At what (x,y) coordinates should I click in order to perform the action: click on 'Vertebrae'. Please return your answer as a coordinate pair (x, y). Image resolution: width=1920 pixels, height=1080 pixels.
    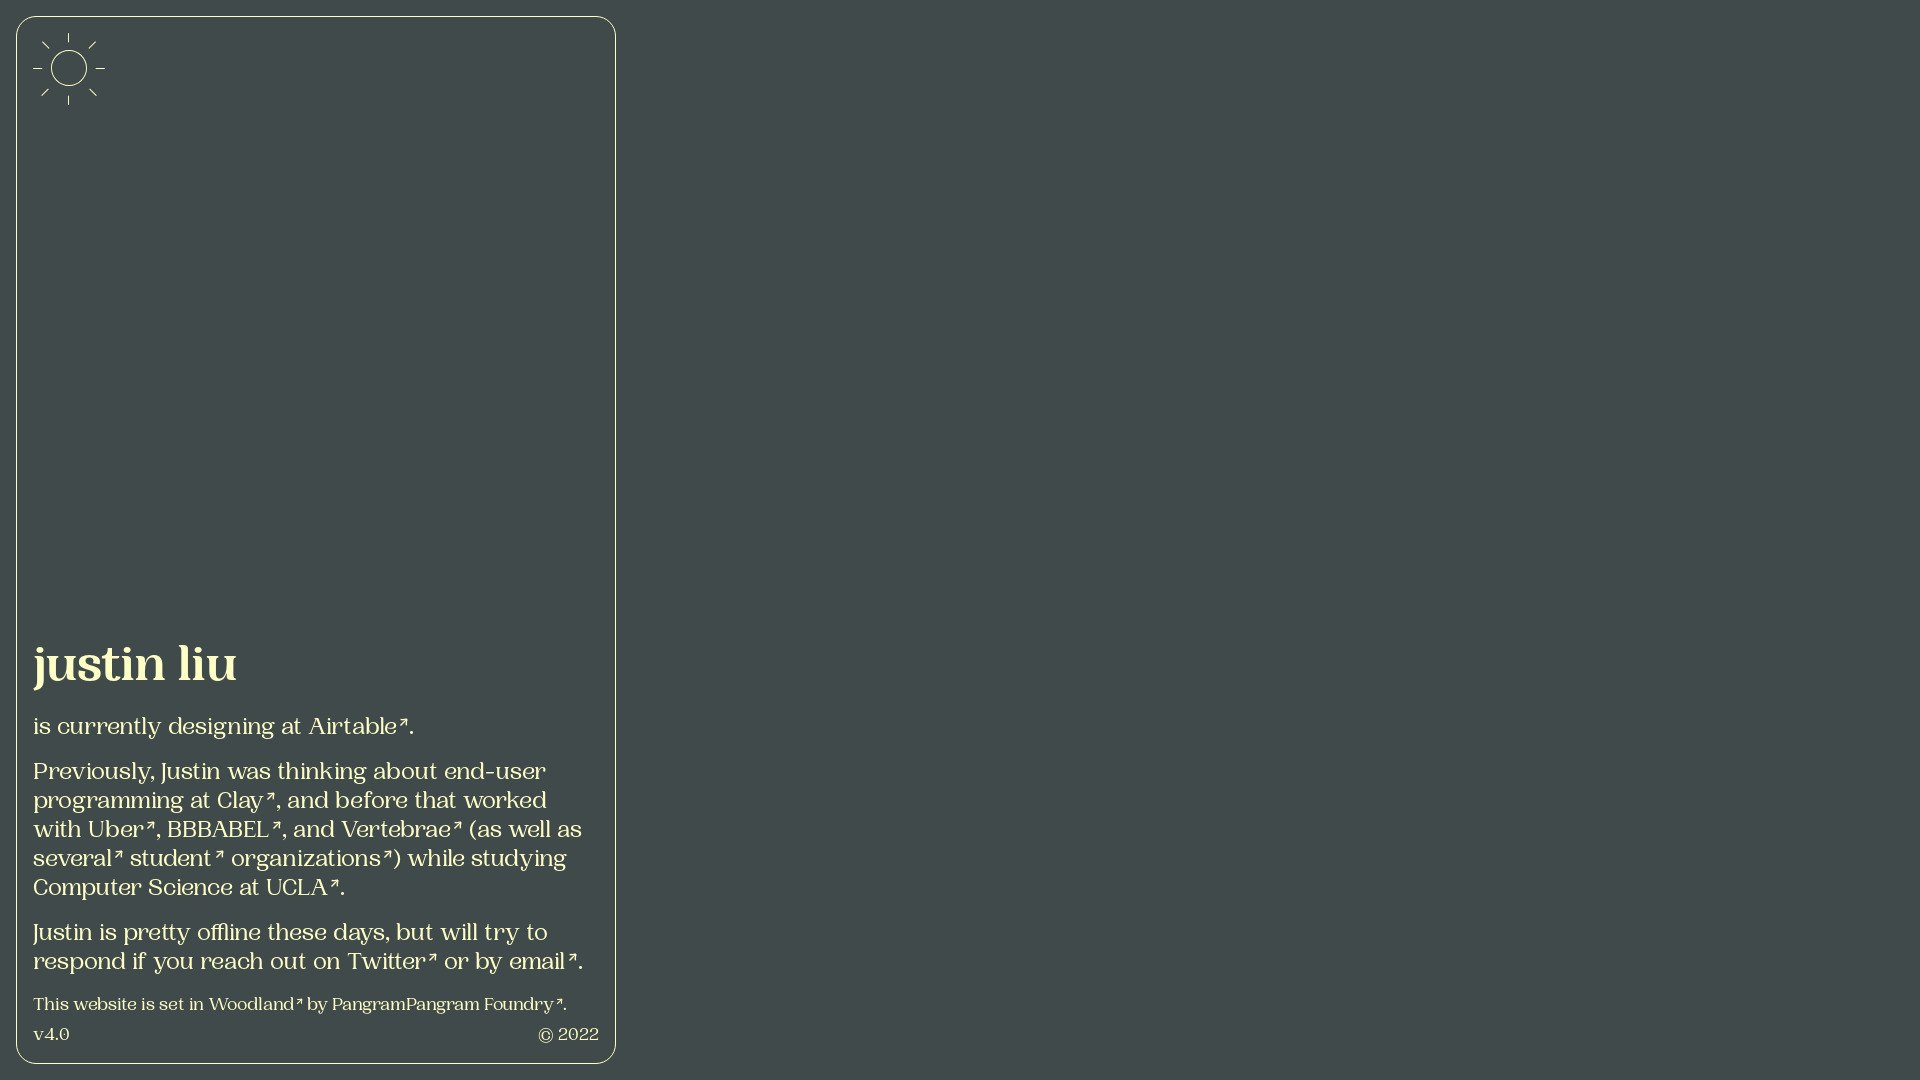
    Looking at the image, I should click on (401, 832).